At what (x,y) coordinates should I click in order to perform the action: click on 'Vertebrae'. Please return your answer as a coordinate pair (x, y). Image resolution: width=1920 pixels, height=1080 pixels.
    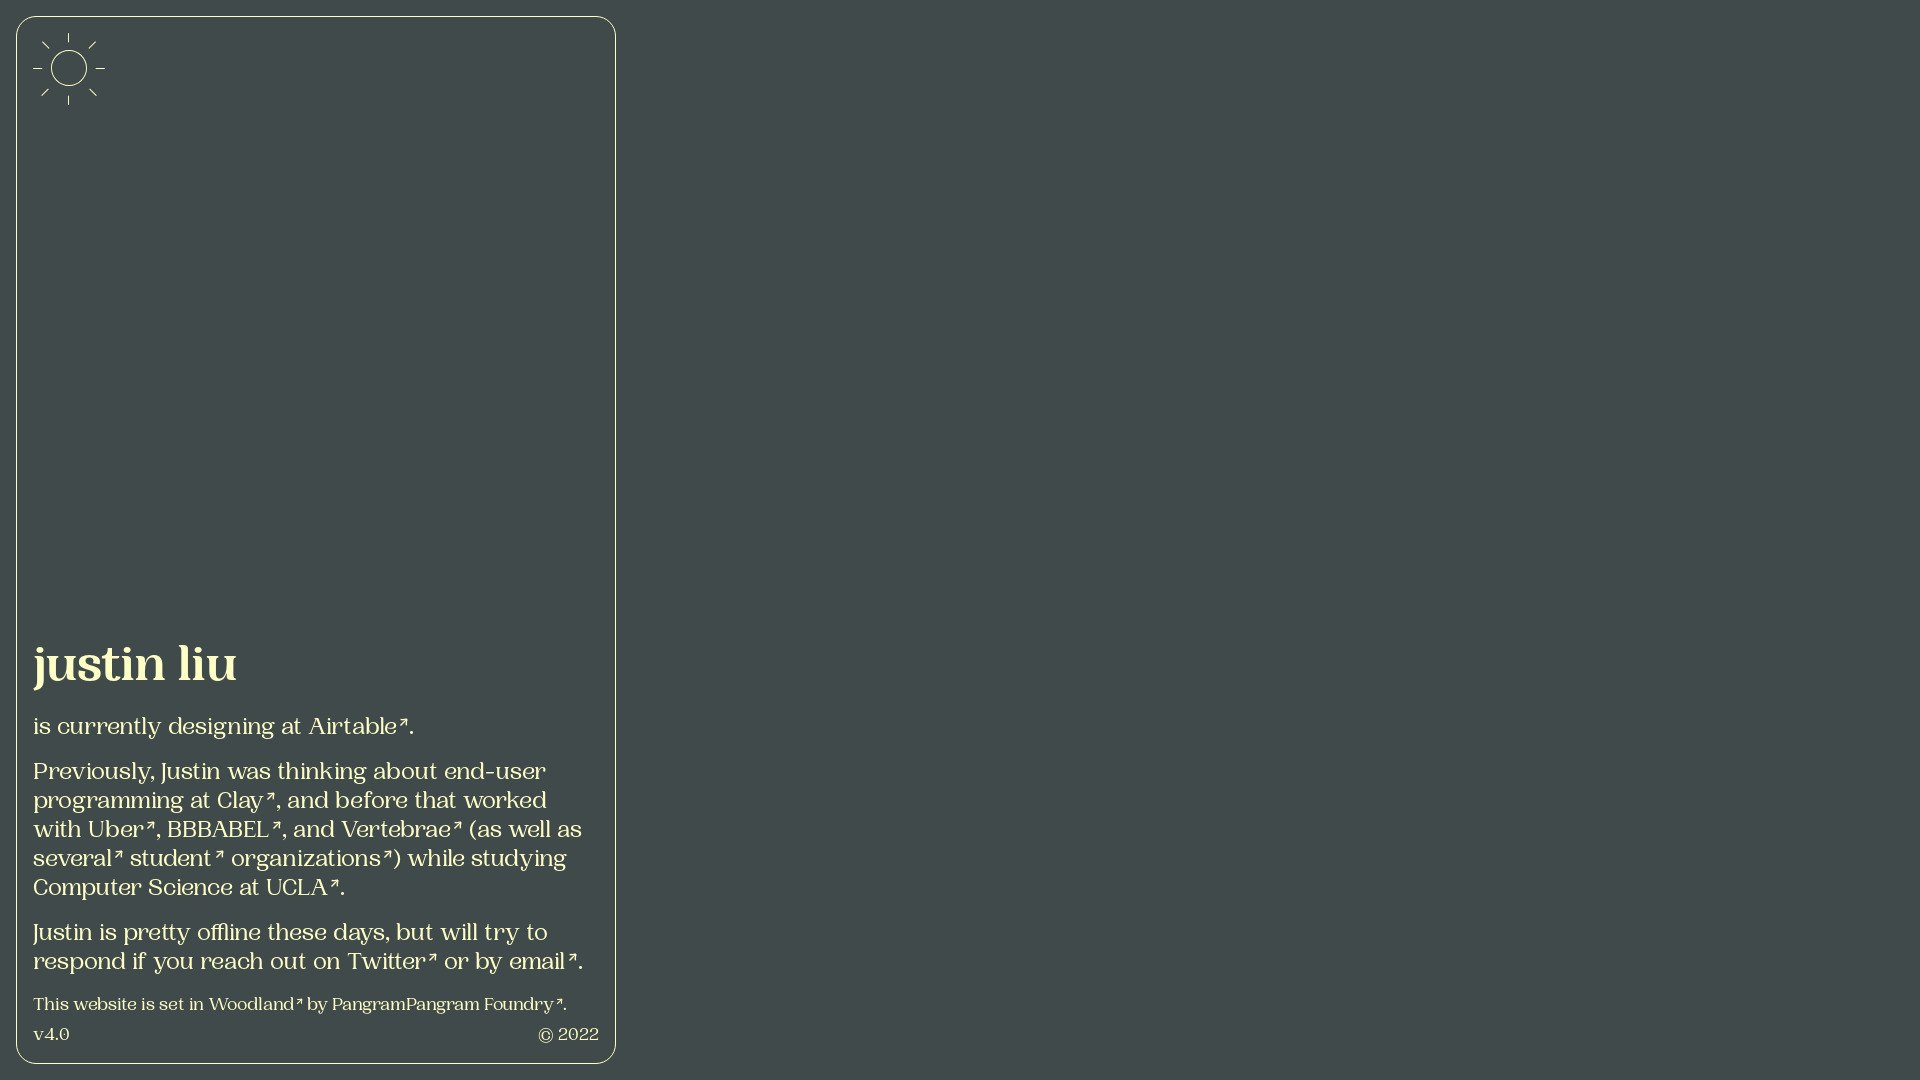
    Looking at the image, I should click on (401, 832).